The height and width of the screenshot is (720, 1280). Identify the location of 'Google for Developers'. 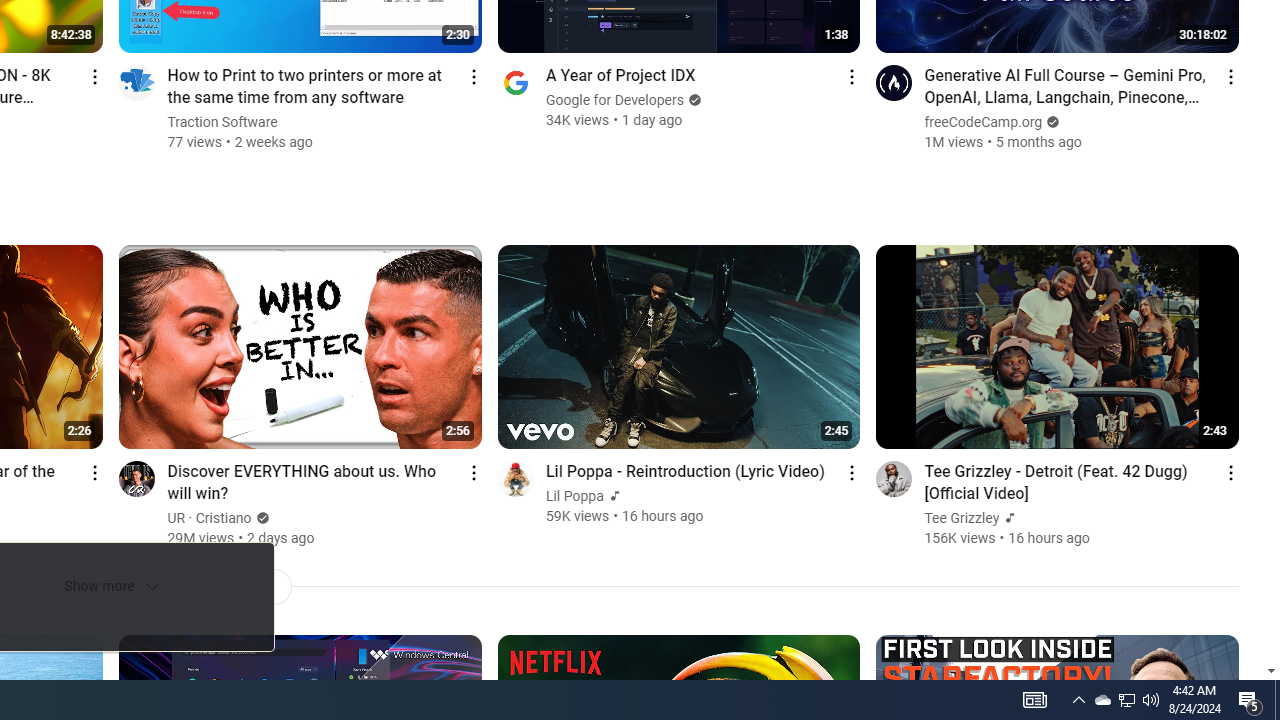
(614, 100).